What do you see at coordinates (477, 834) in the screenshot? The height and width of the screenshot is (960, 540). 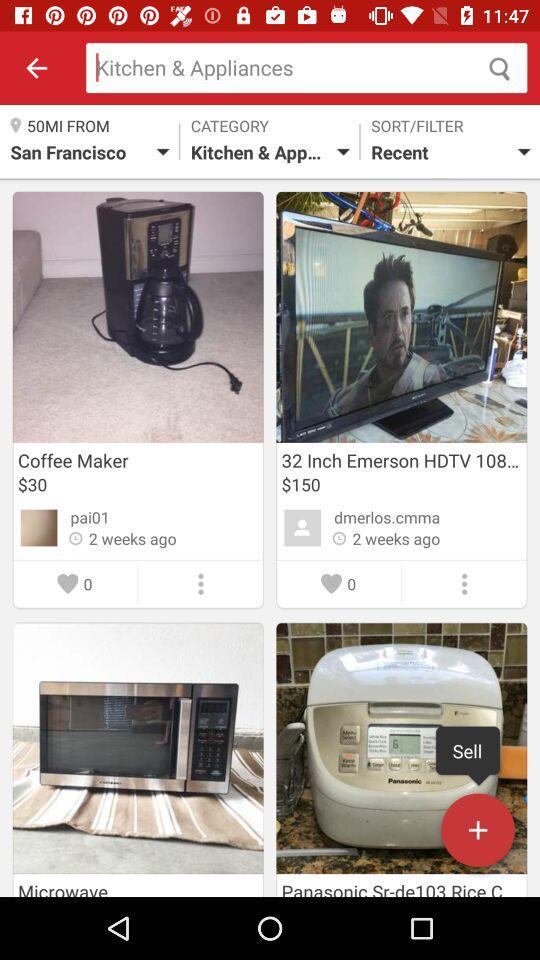 I see `the add icon` at bounding box center [477, 834].